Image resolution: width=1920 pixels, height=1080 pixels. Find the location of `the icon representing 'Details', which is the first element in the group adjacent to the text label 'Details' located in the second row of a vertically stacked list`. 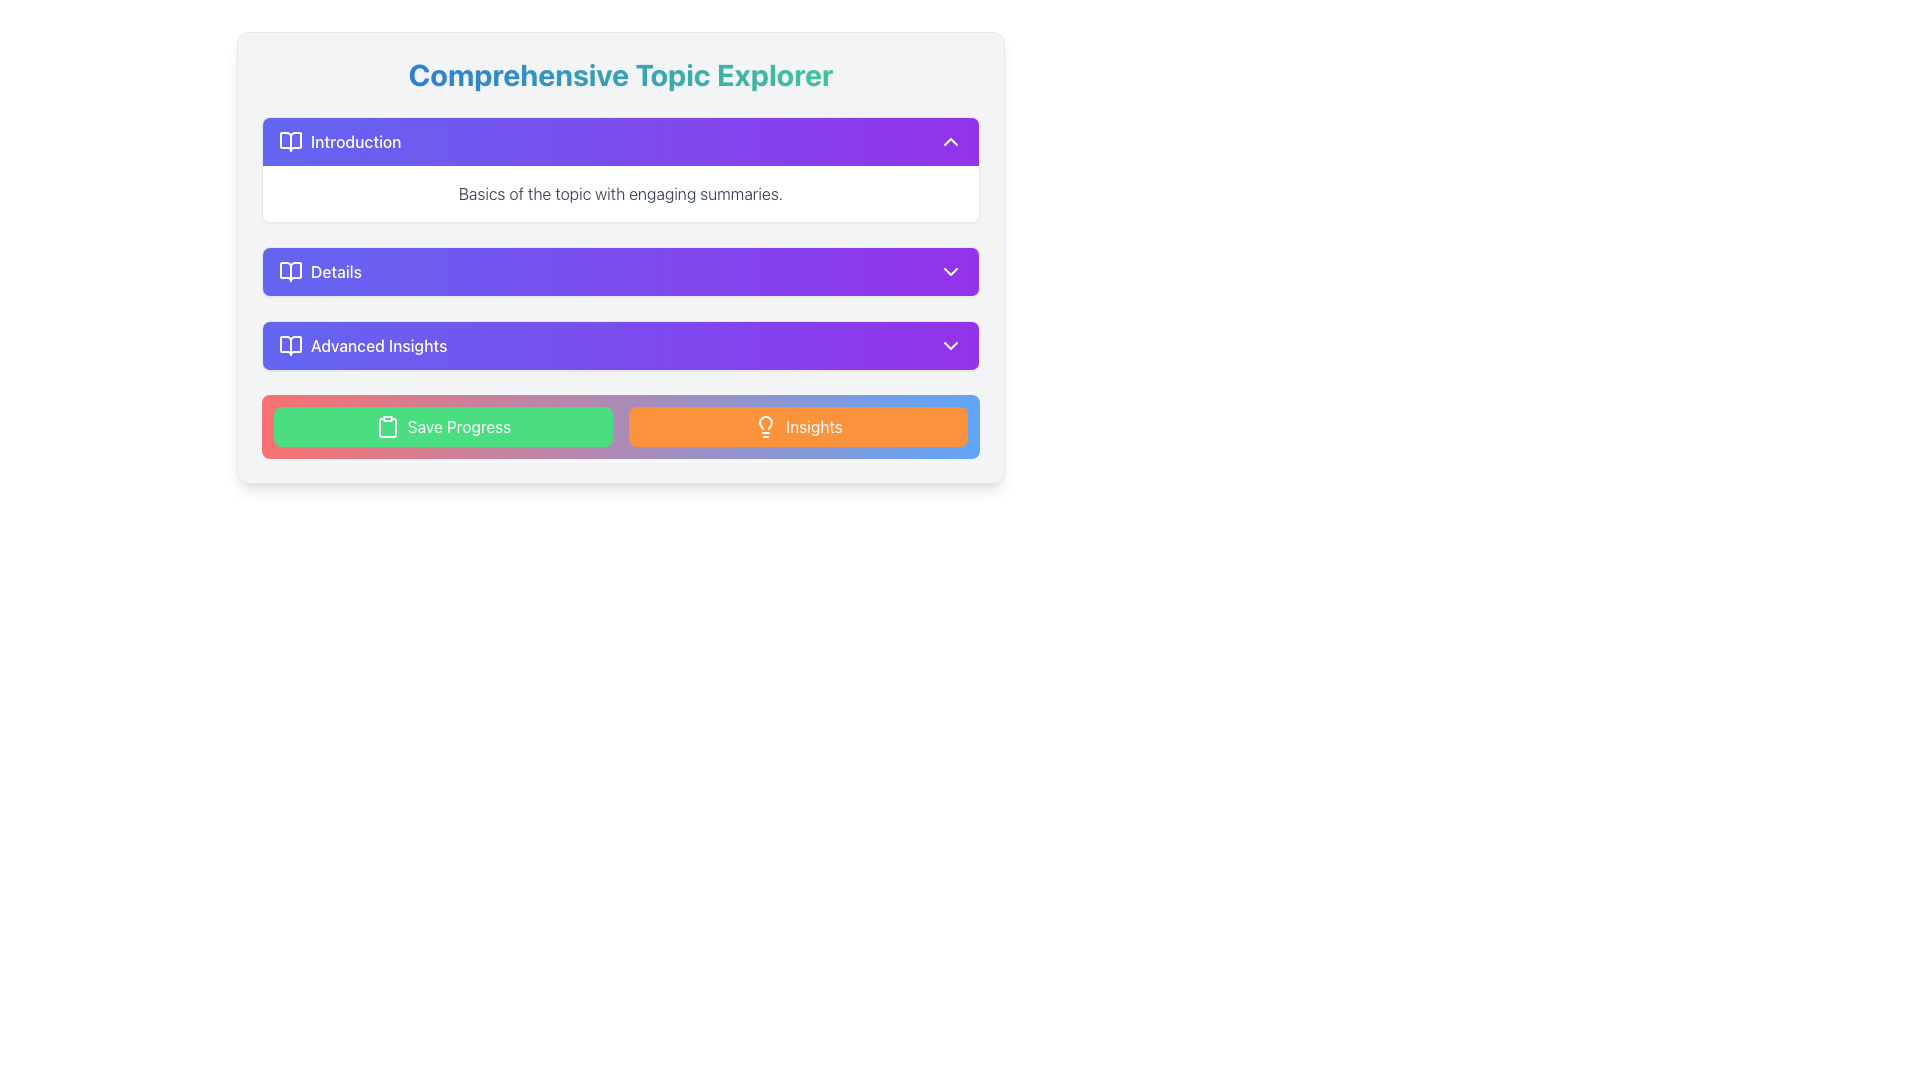

the icon representing 'Details', which is the first element in the group adjacent to the text label 'Details' located in the second row of a vertically stacked list is located at coordinates (290, 272).